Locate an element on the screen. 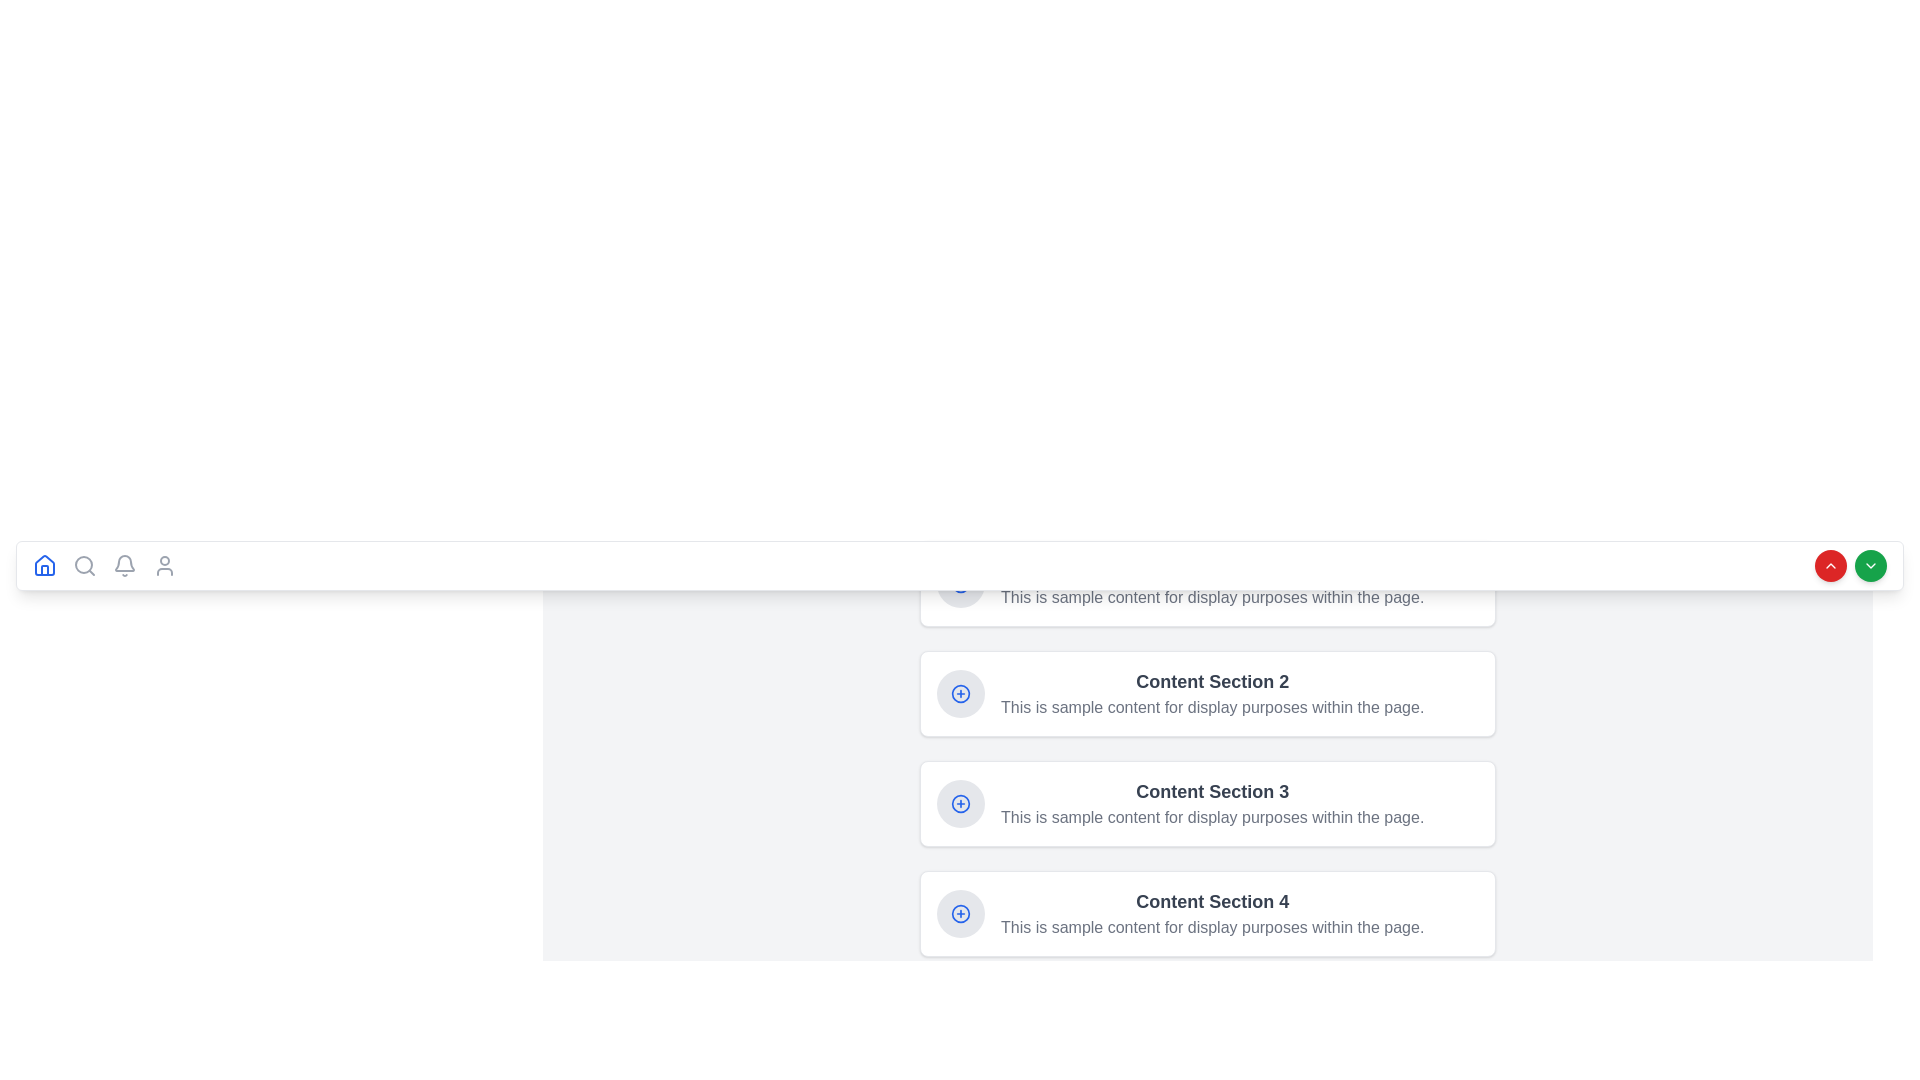  the descriptive title text element that provides context for the following content, located centrally in the second card-like section of a vertically-stacked list is located at coordinates (1211, 681).